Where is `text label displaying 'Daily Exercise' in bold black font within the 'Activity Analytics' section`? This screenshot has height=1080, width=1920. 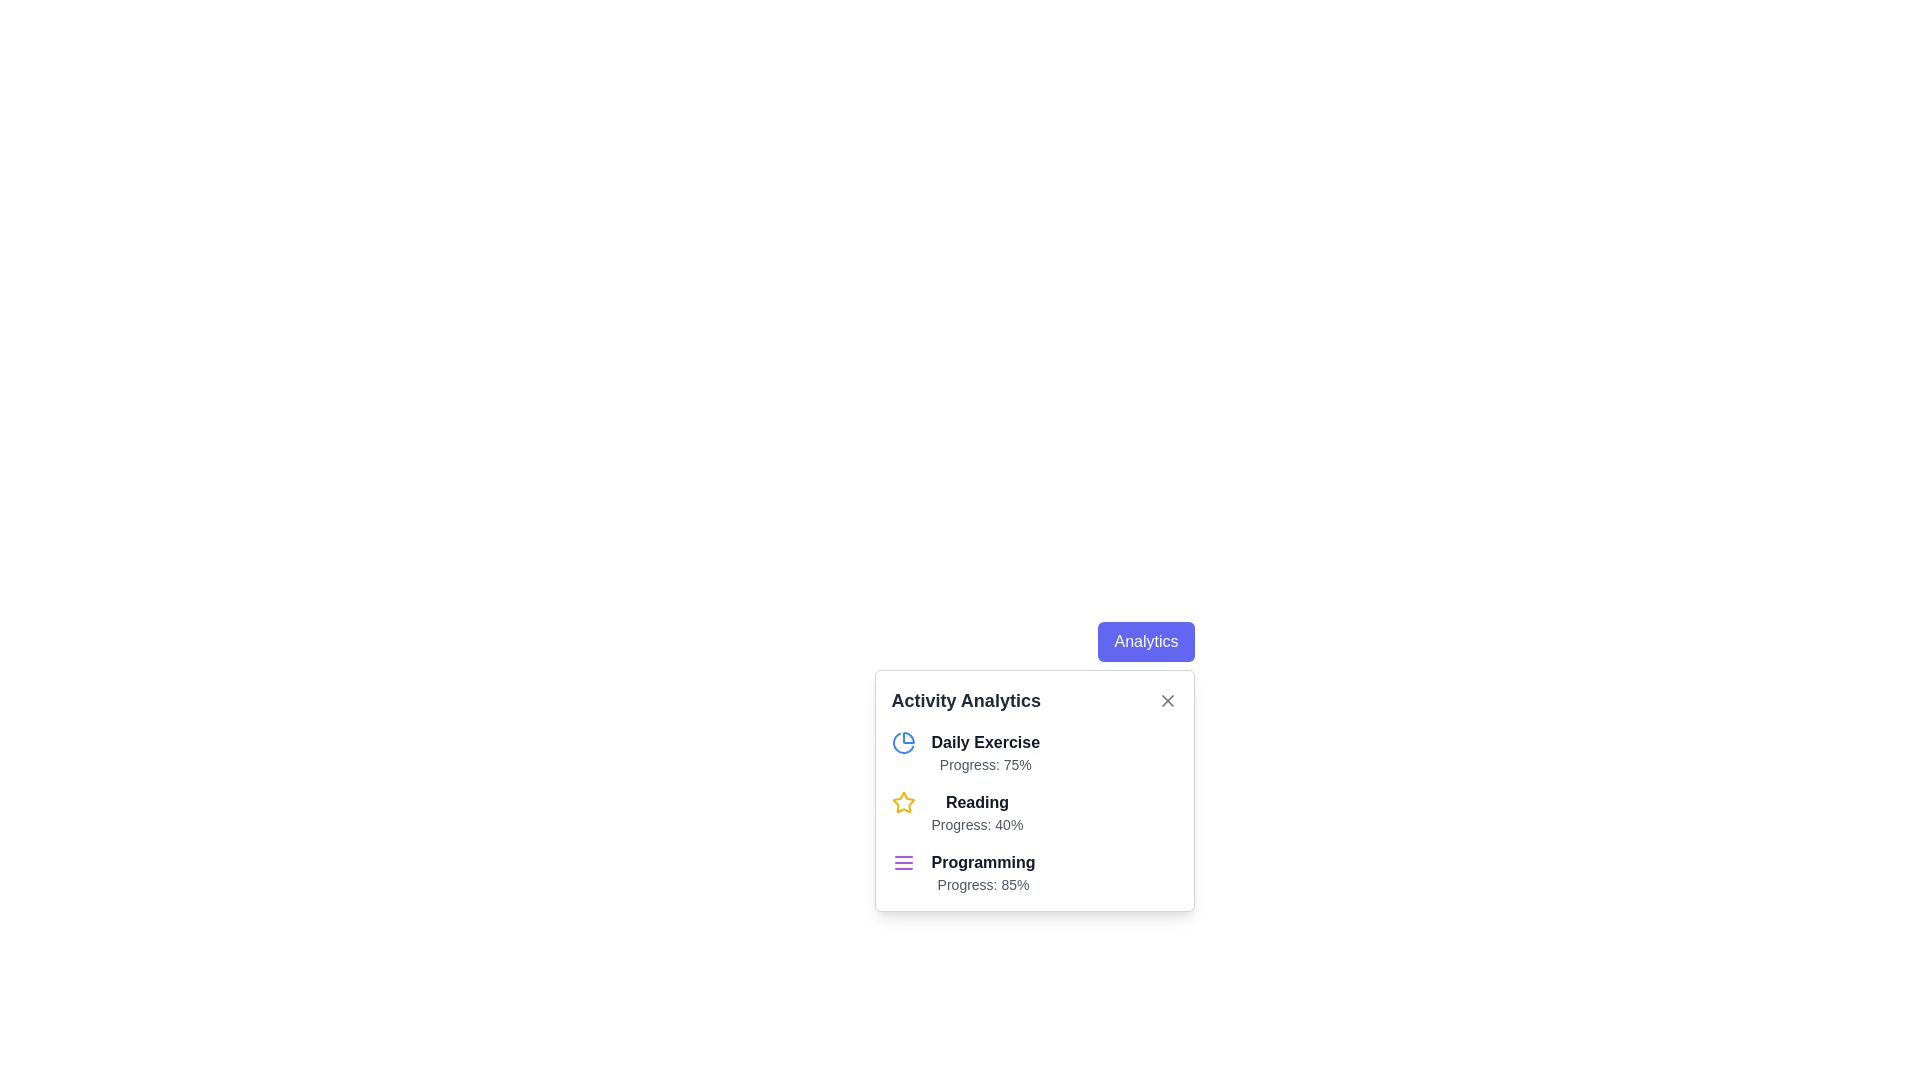
text label displaying 'Daily Exercise' in bold black font within the 'Activity Analytics' section is located at coordinates (985, 743).